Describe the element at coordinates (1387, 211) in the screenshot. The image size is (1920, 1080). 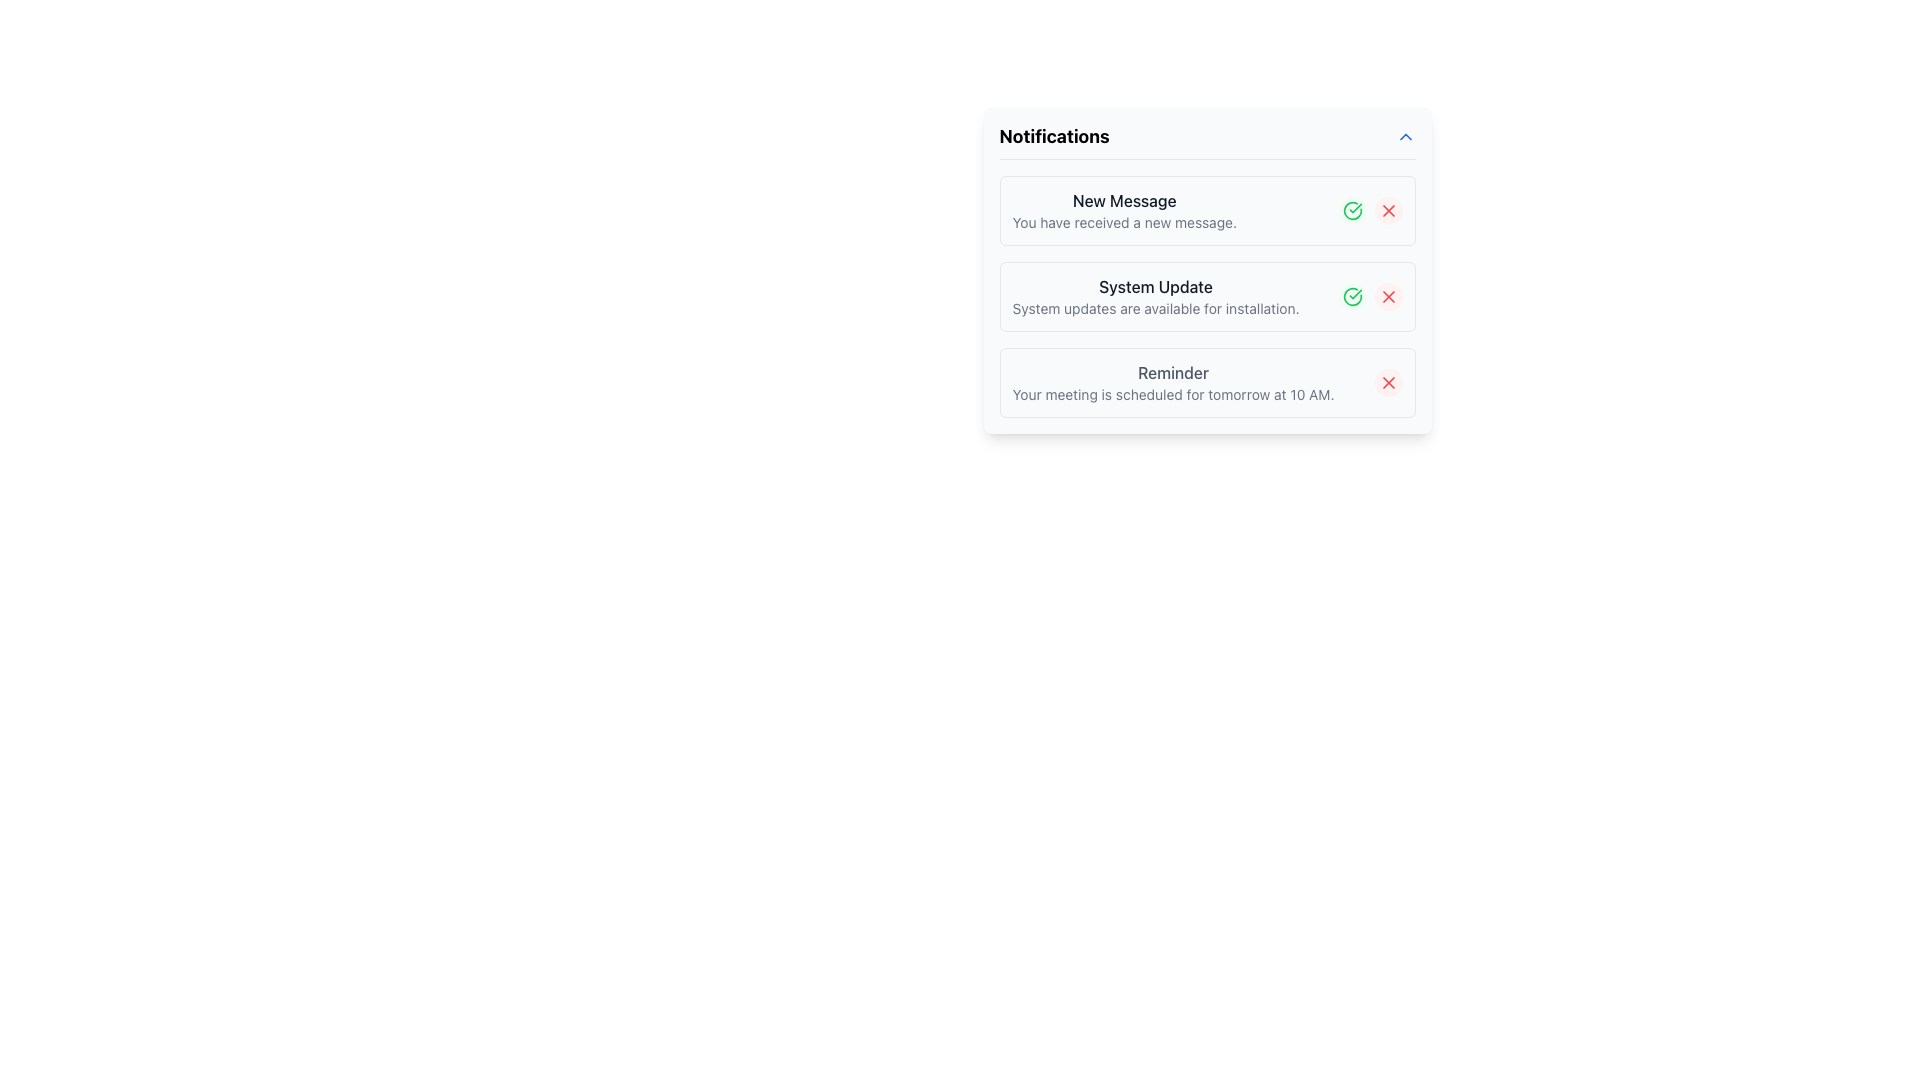
I see `the dismiss icon located in the upper portion of the notification panel, specifically the rightmost icon in the row for the 'New Message' notification` at that location.